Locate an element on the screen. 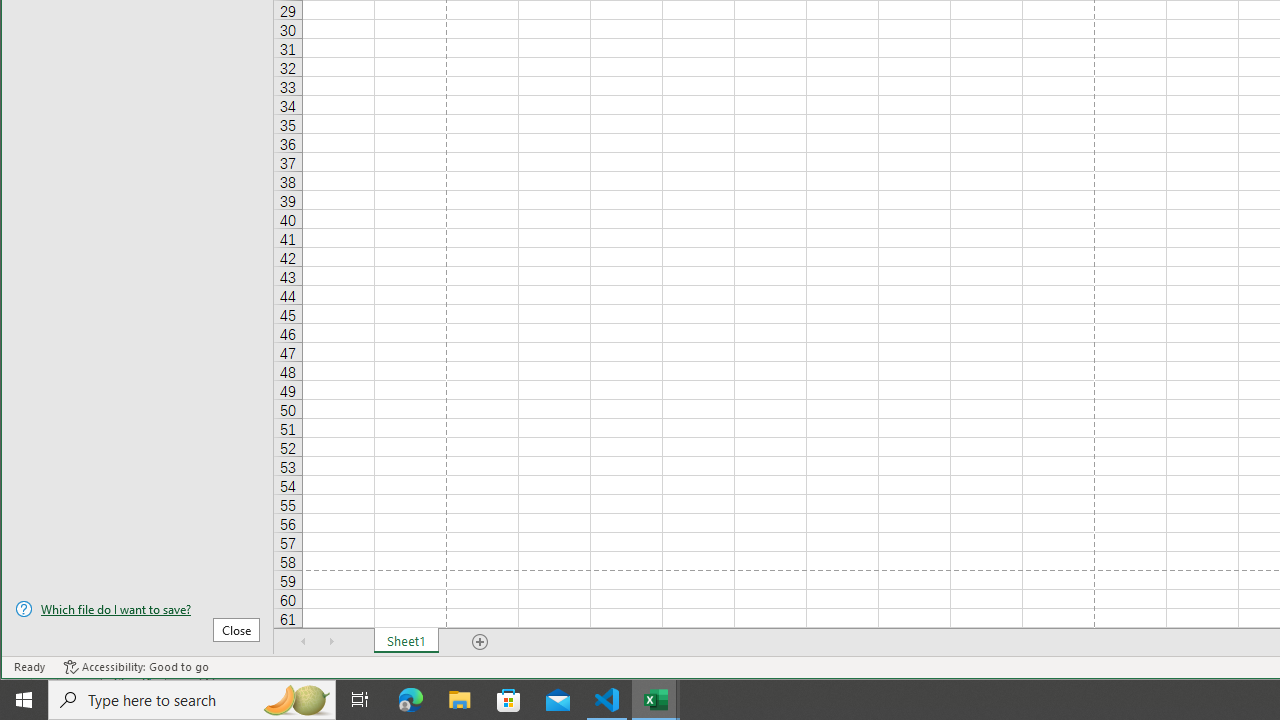 The image size is (1280, 720). 'Excel - 2 running windows' is located at coordinates (656, 698).